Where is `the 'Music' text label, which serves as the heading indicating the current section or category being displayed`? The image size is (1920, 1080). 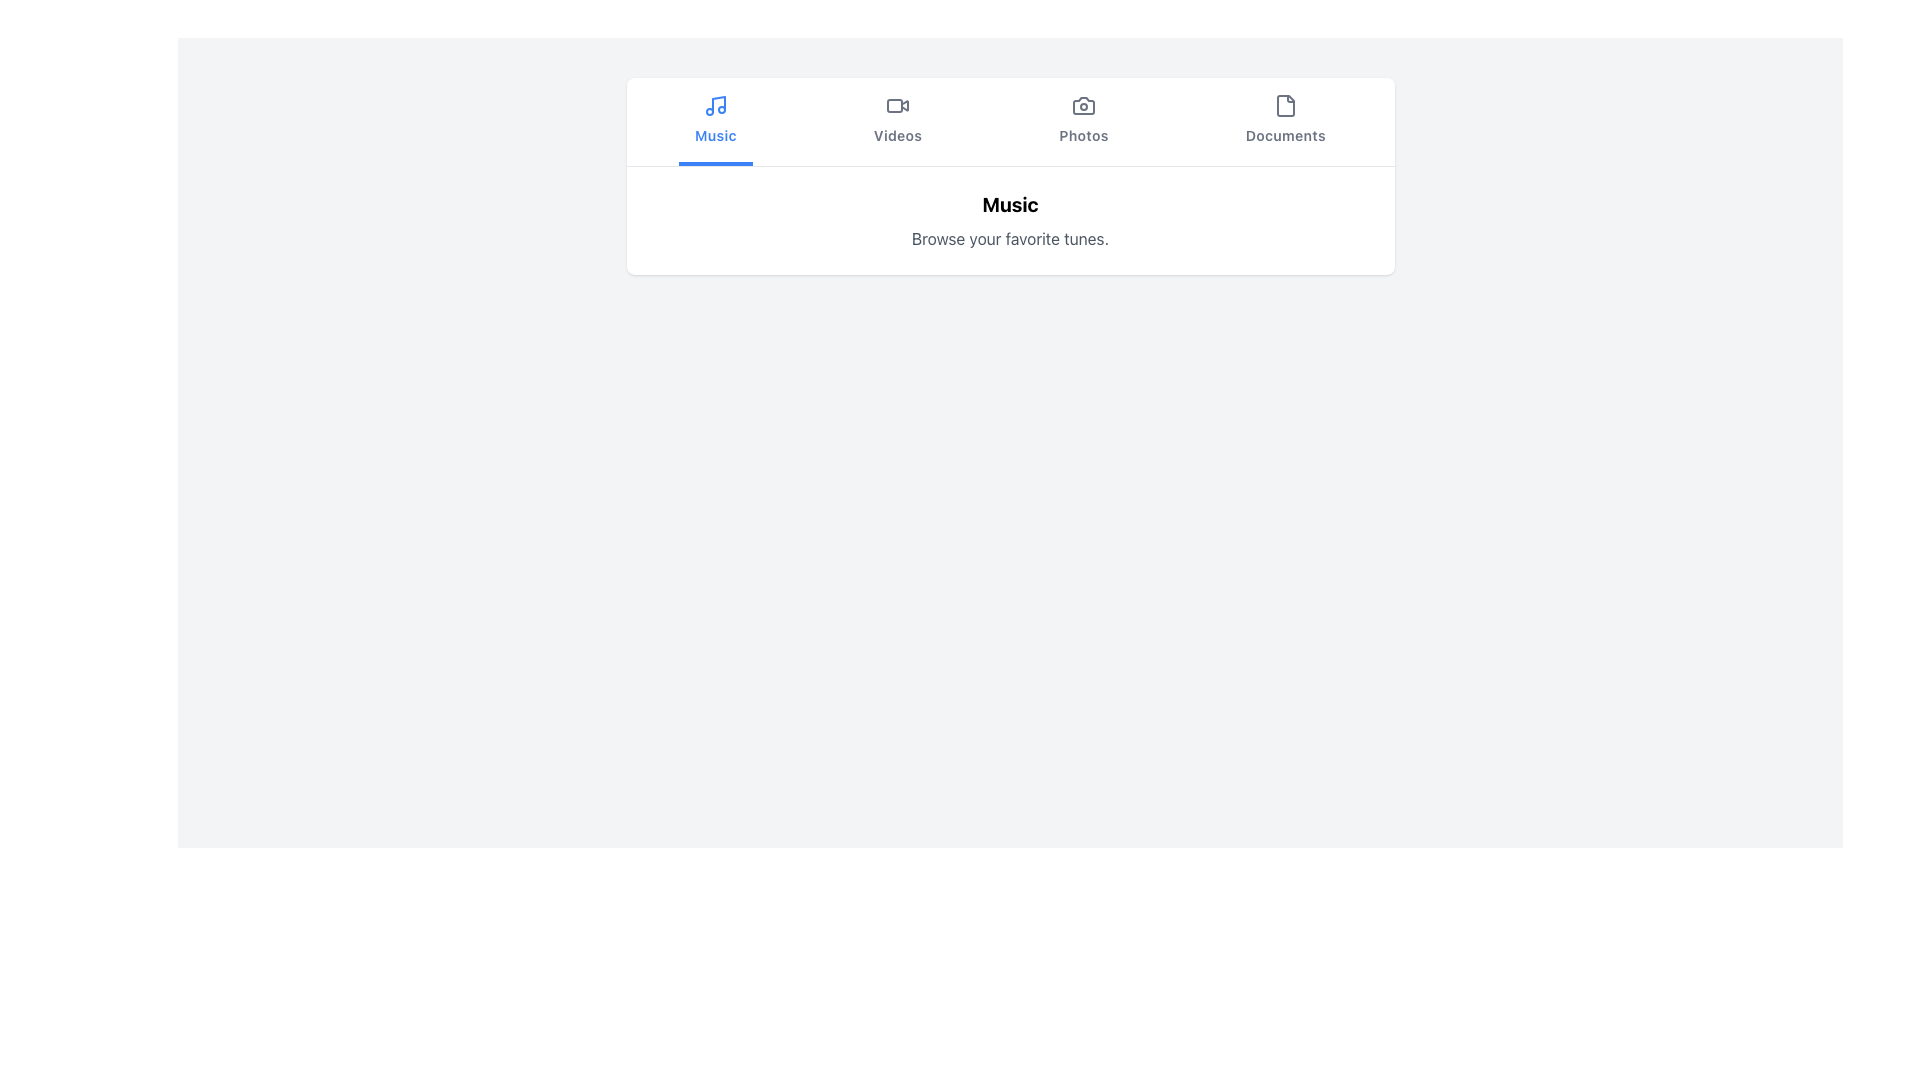 the 'Music' text label, which serves as the heading indicating the current section or category being displayed is located at coordinates (1010, 204).